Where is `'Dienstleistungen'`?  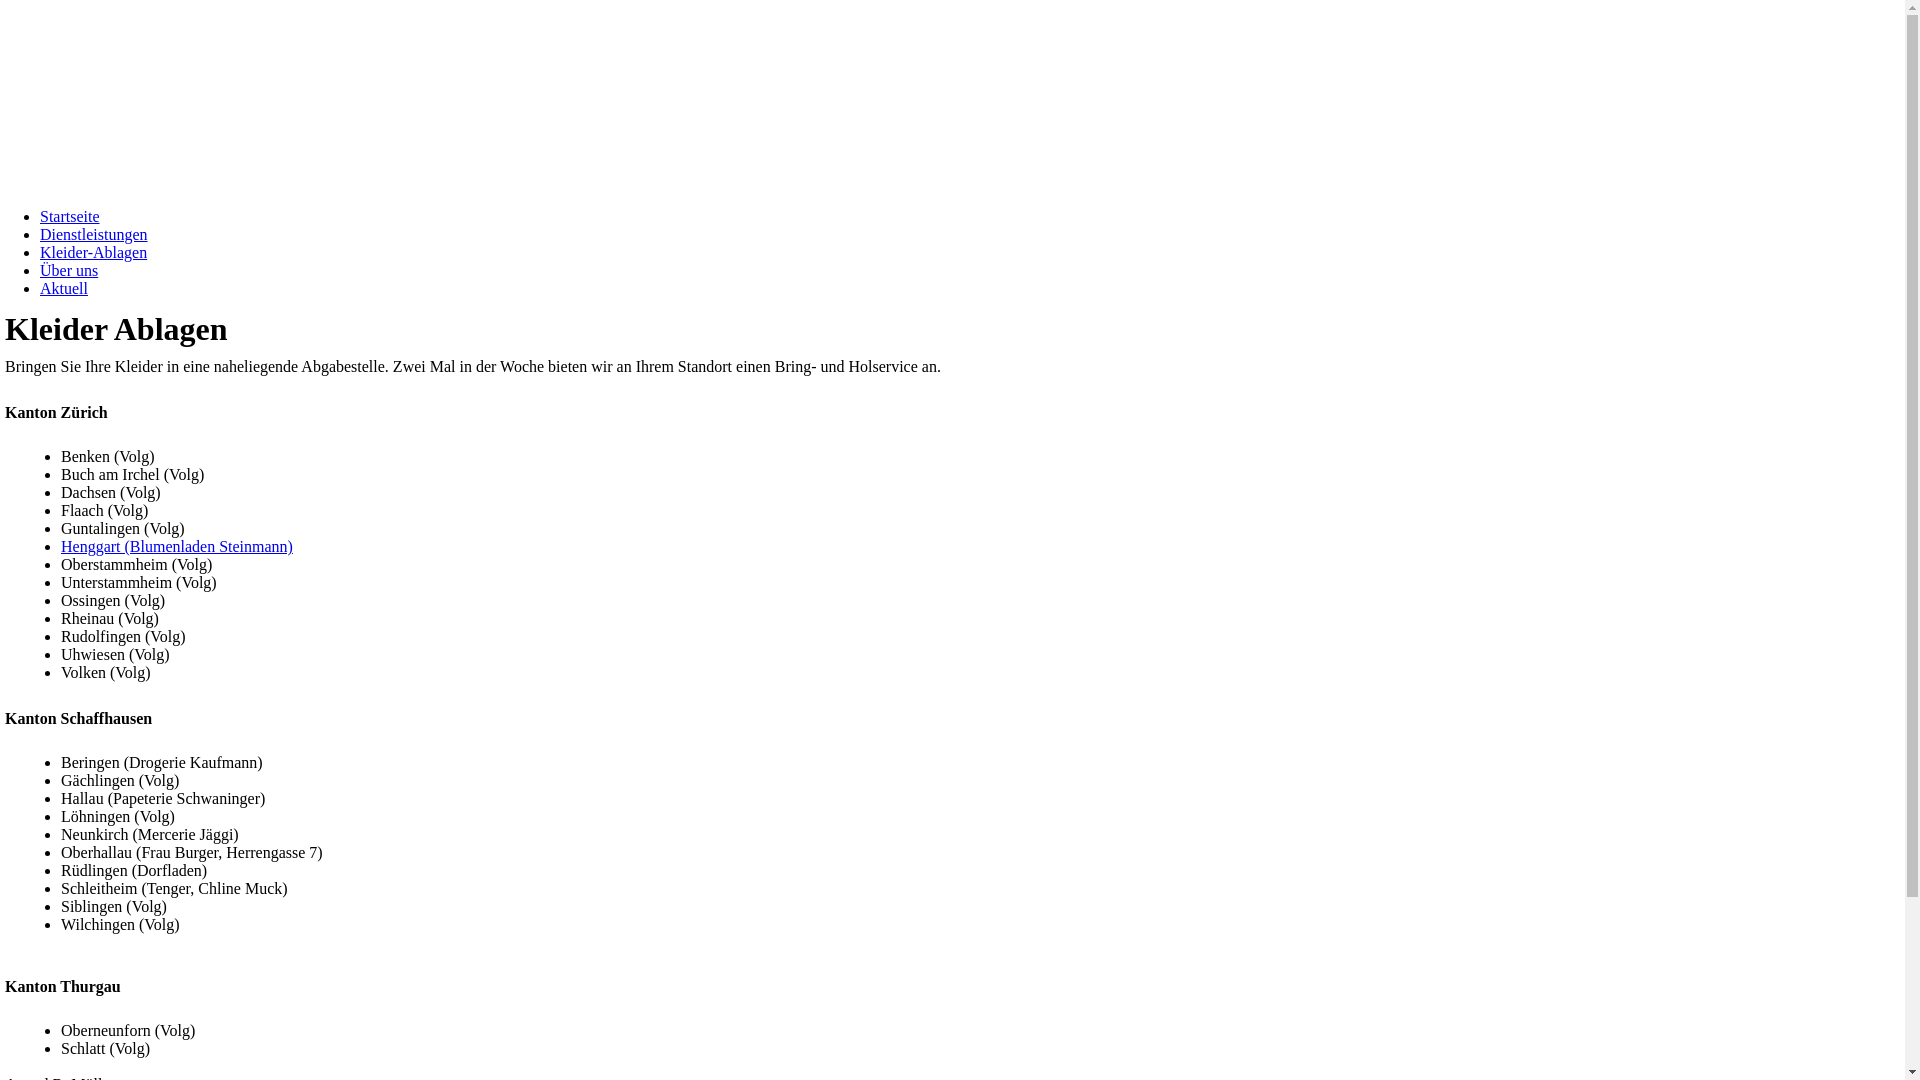 'Dienstleistungen' is located at coordinates (93, 233).